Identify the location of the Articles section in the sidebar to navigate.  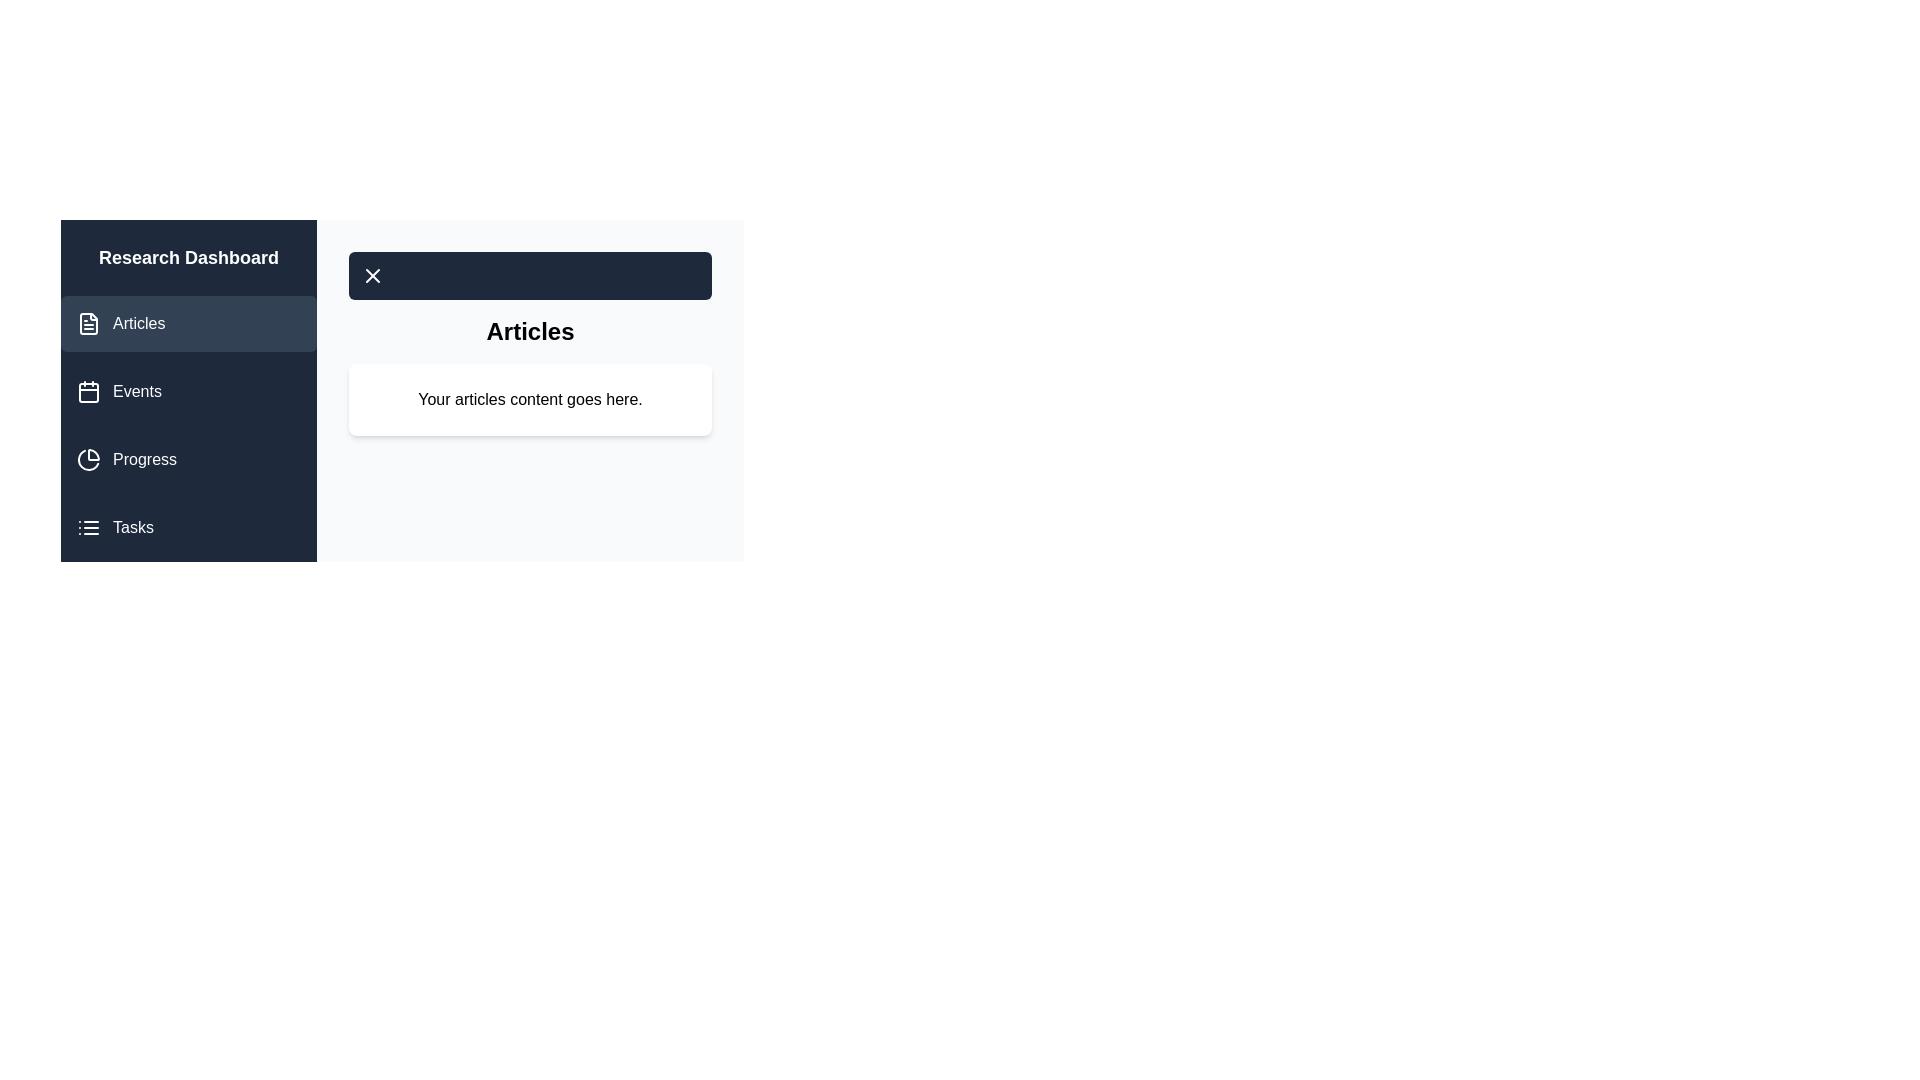
(188, 323).